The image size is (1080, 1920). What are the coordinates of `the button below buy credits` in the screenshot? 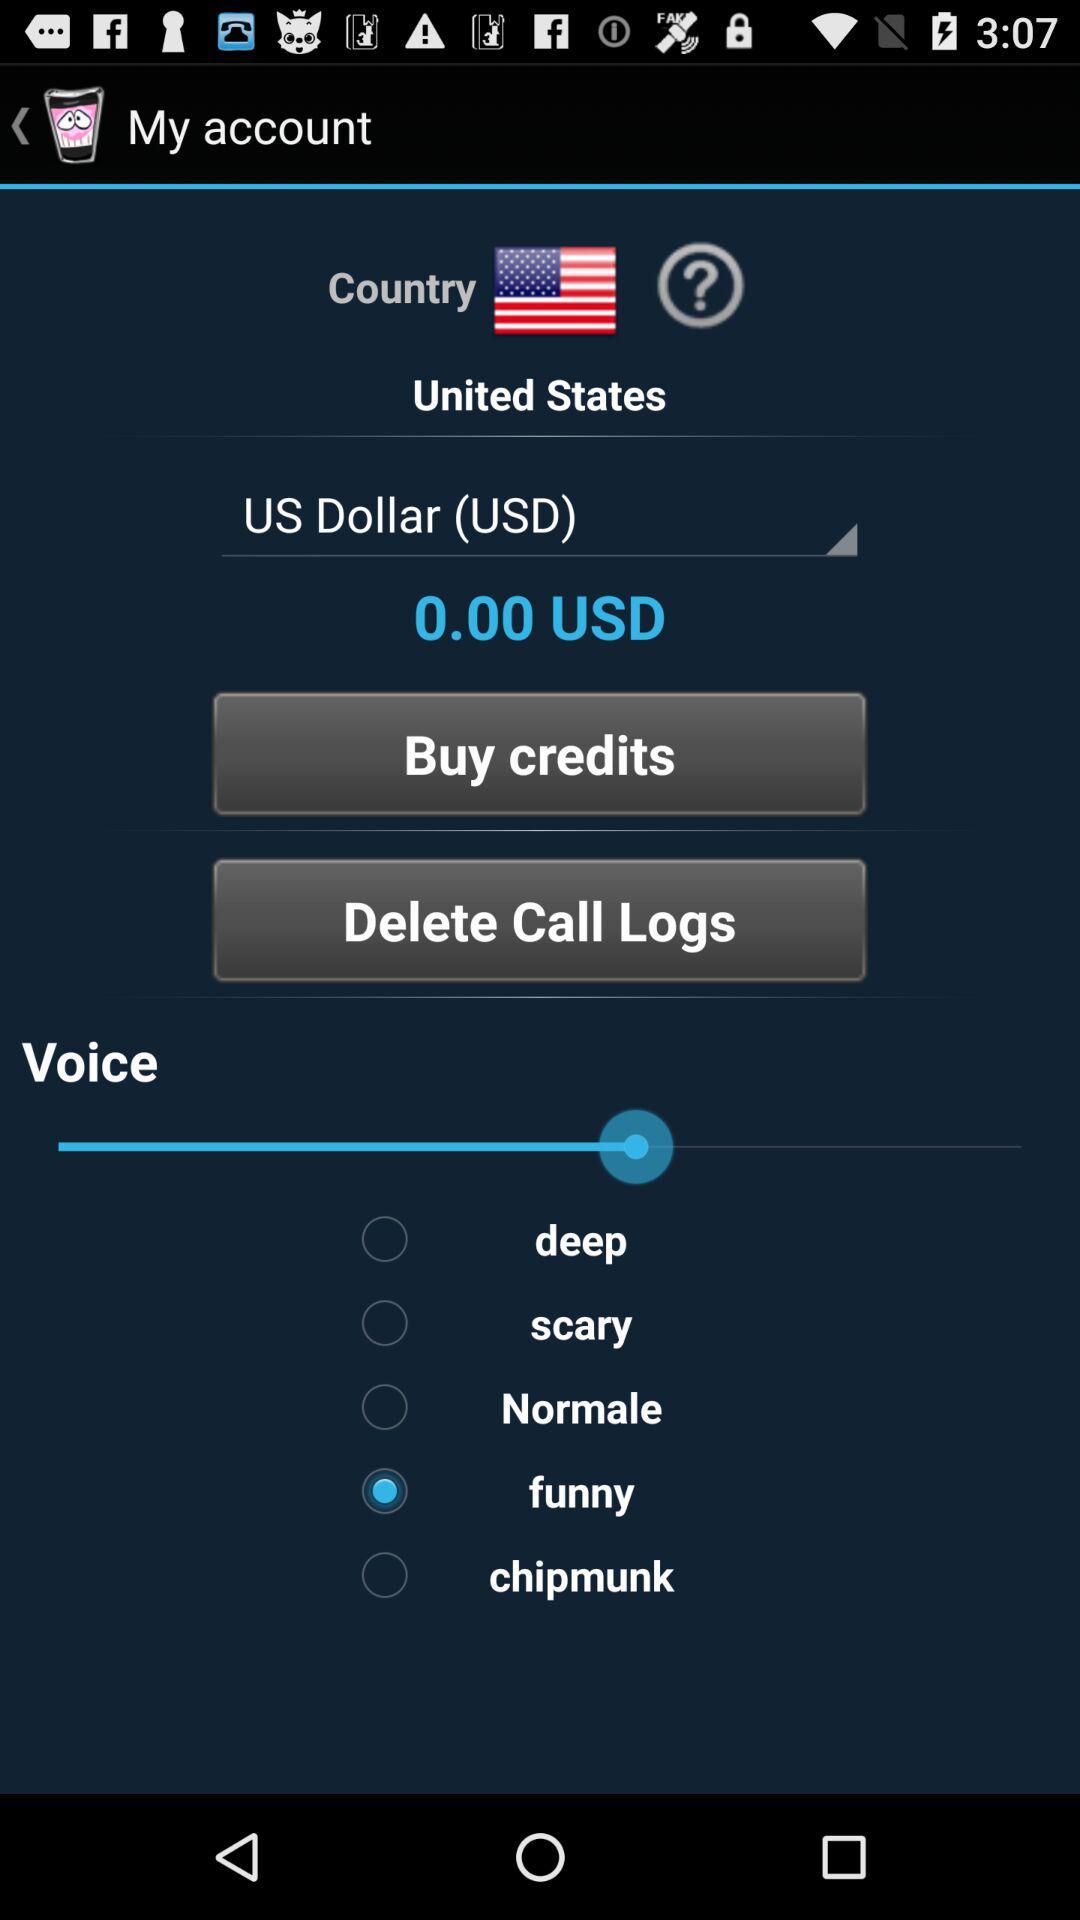 It's located at (540, 919).